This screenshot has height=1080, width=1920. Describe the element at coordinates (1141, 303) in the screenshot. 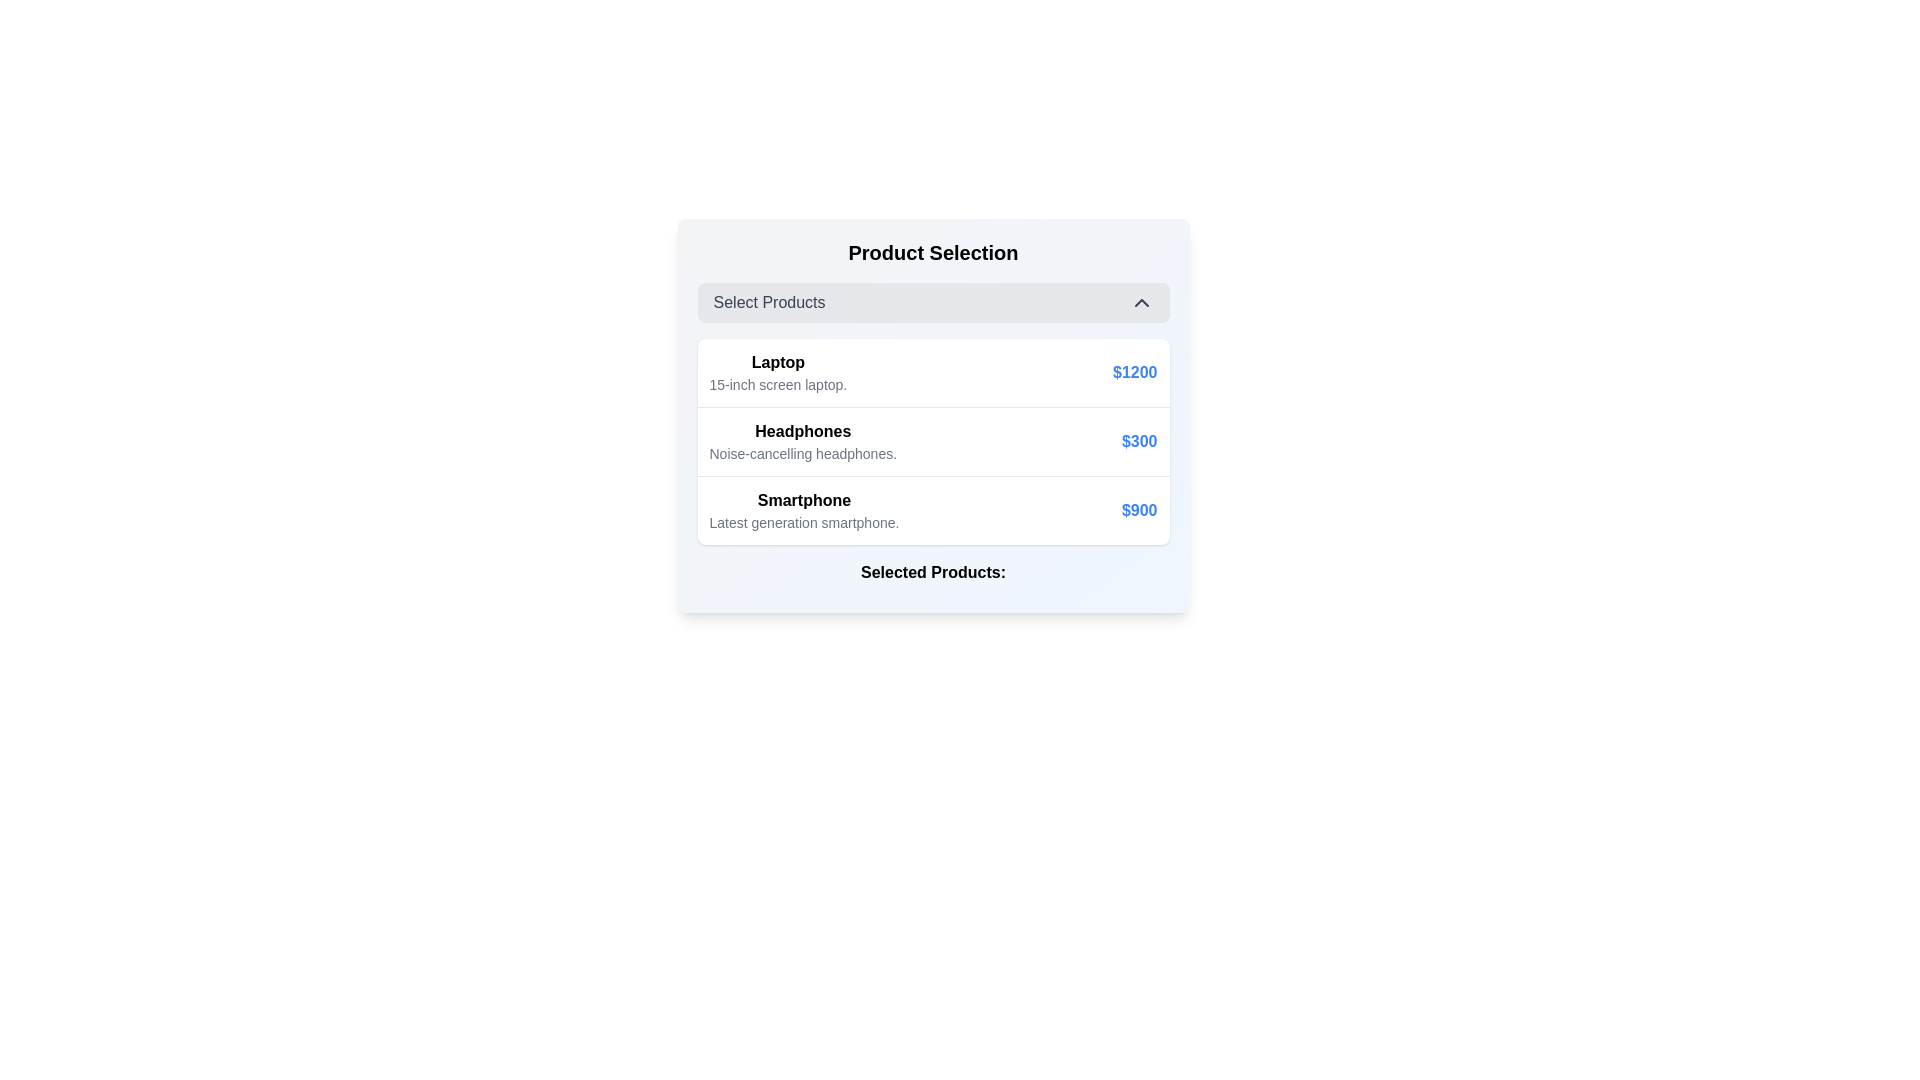

I see `the upward-pointing chevron icon located to the right of the 'Select Products' button` at that location.